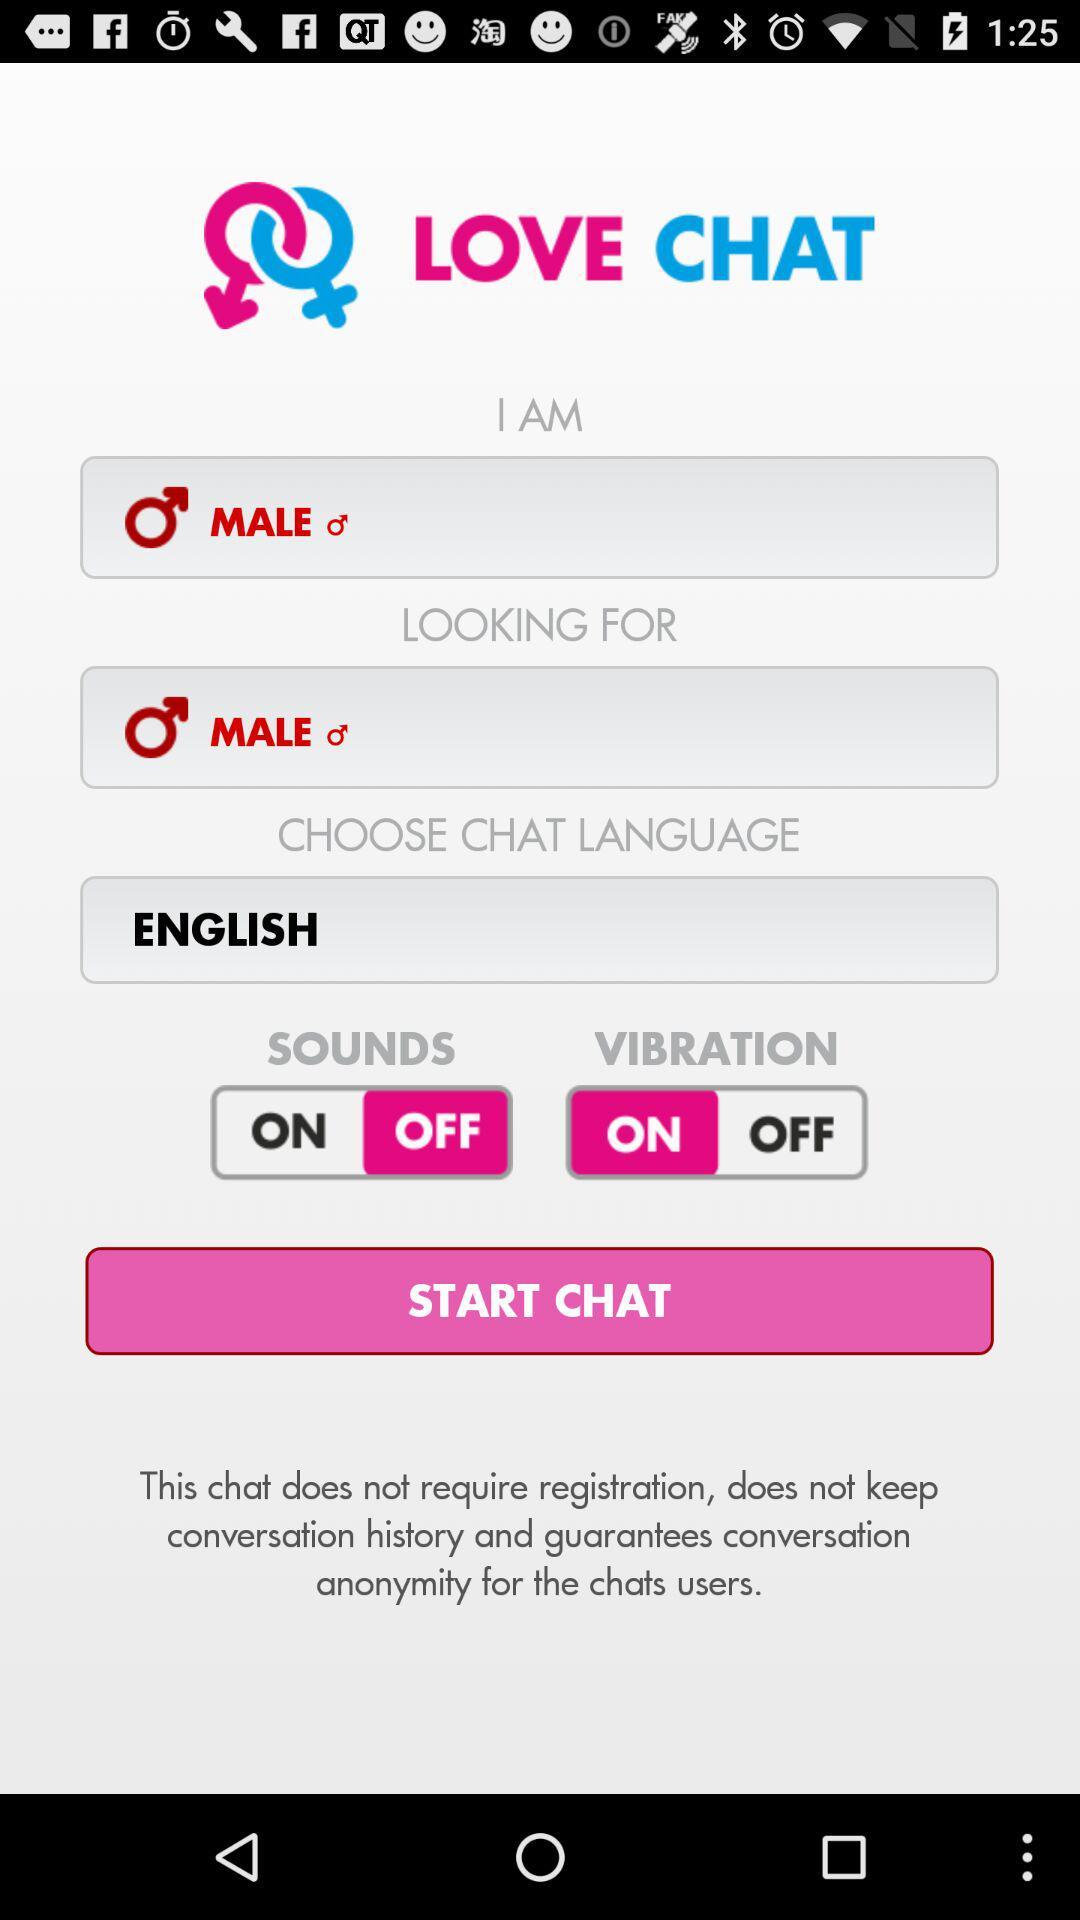  Describe the element at coordinates (716, 1133) in the screenshot. I see `turn on/off vibration` at that location.